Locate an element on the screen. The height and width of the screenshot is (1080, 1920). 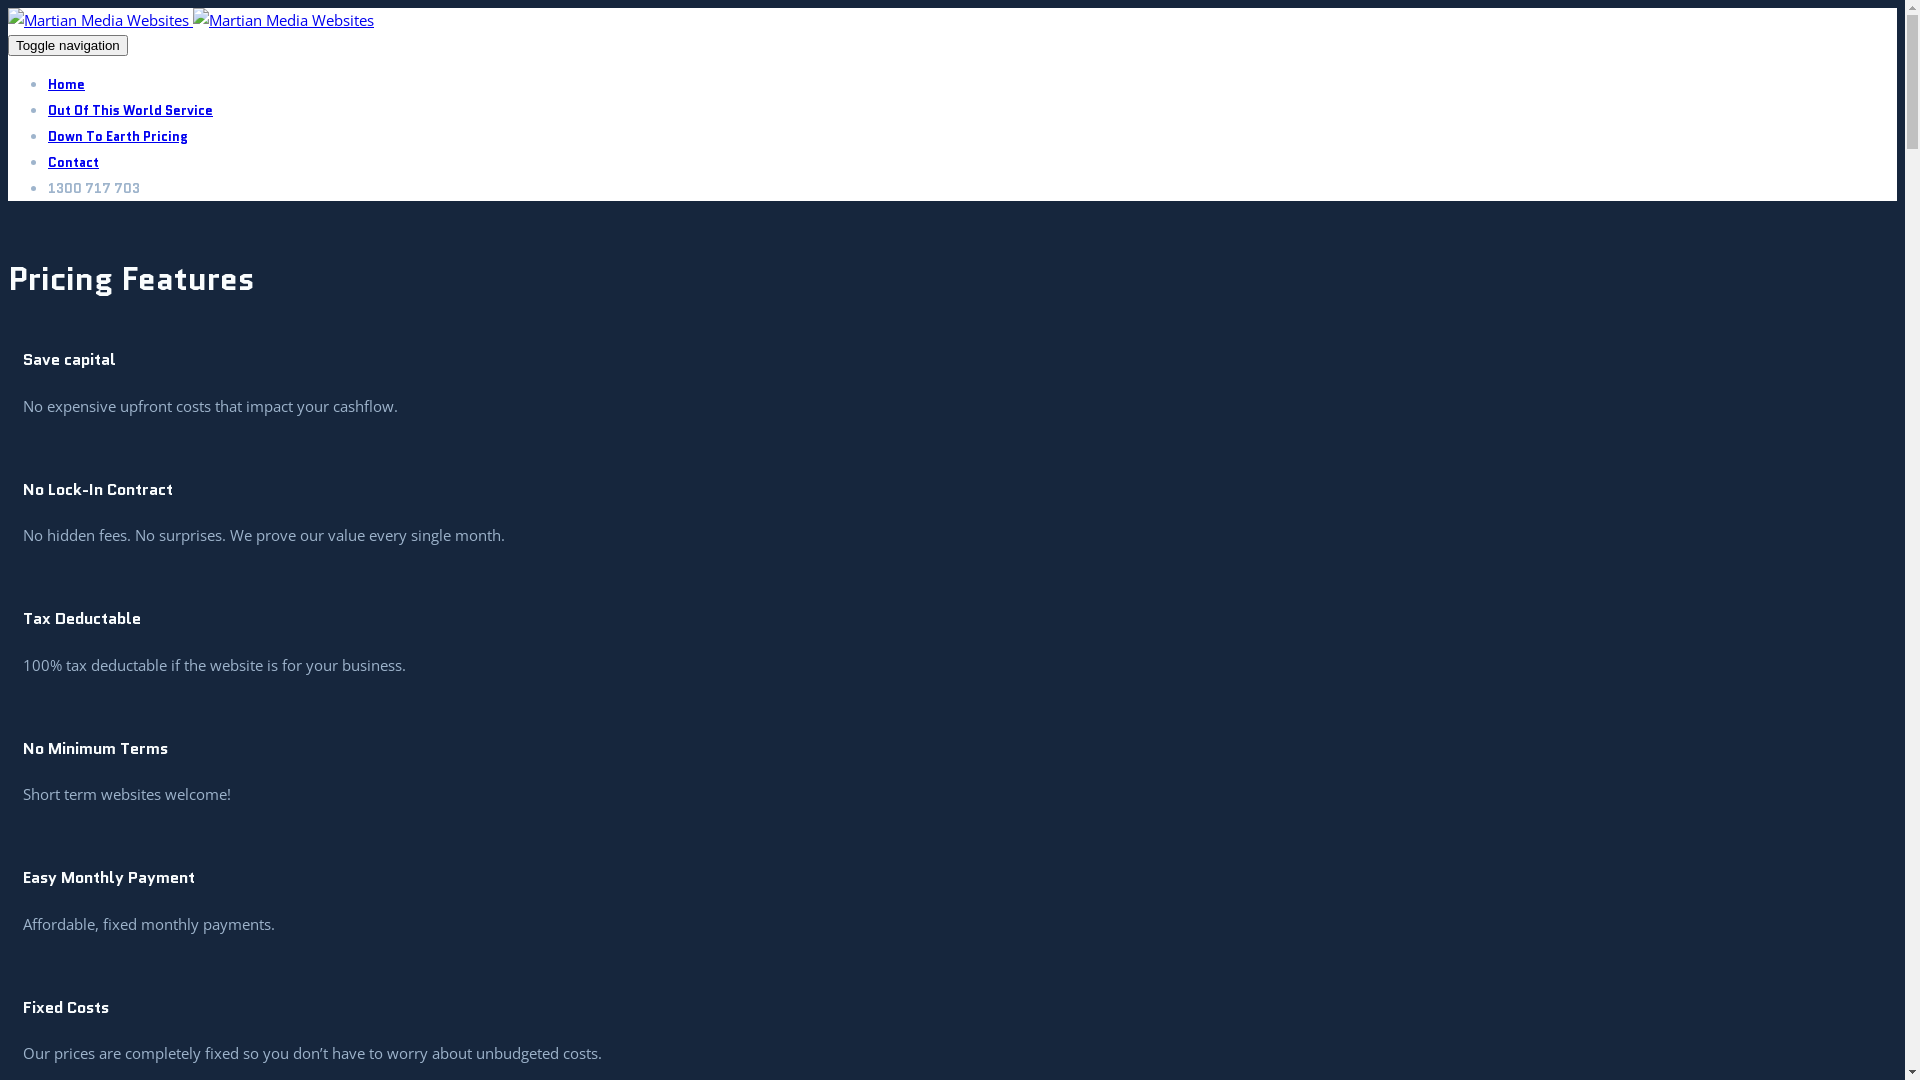
'Down To Earth Pricing' is located at coordinates (48, 135).